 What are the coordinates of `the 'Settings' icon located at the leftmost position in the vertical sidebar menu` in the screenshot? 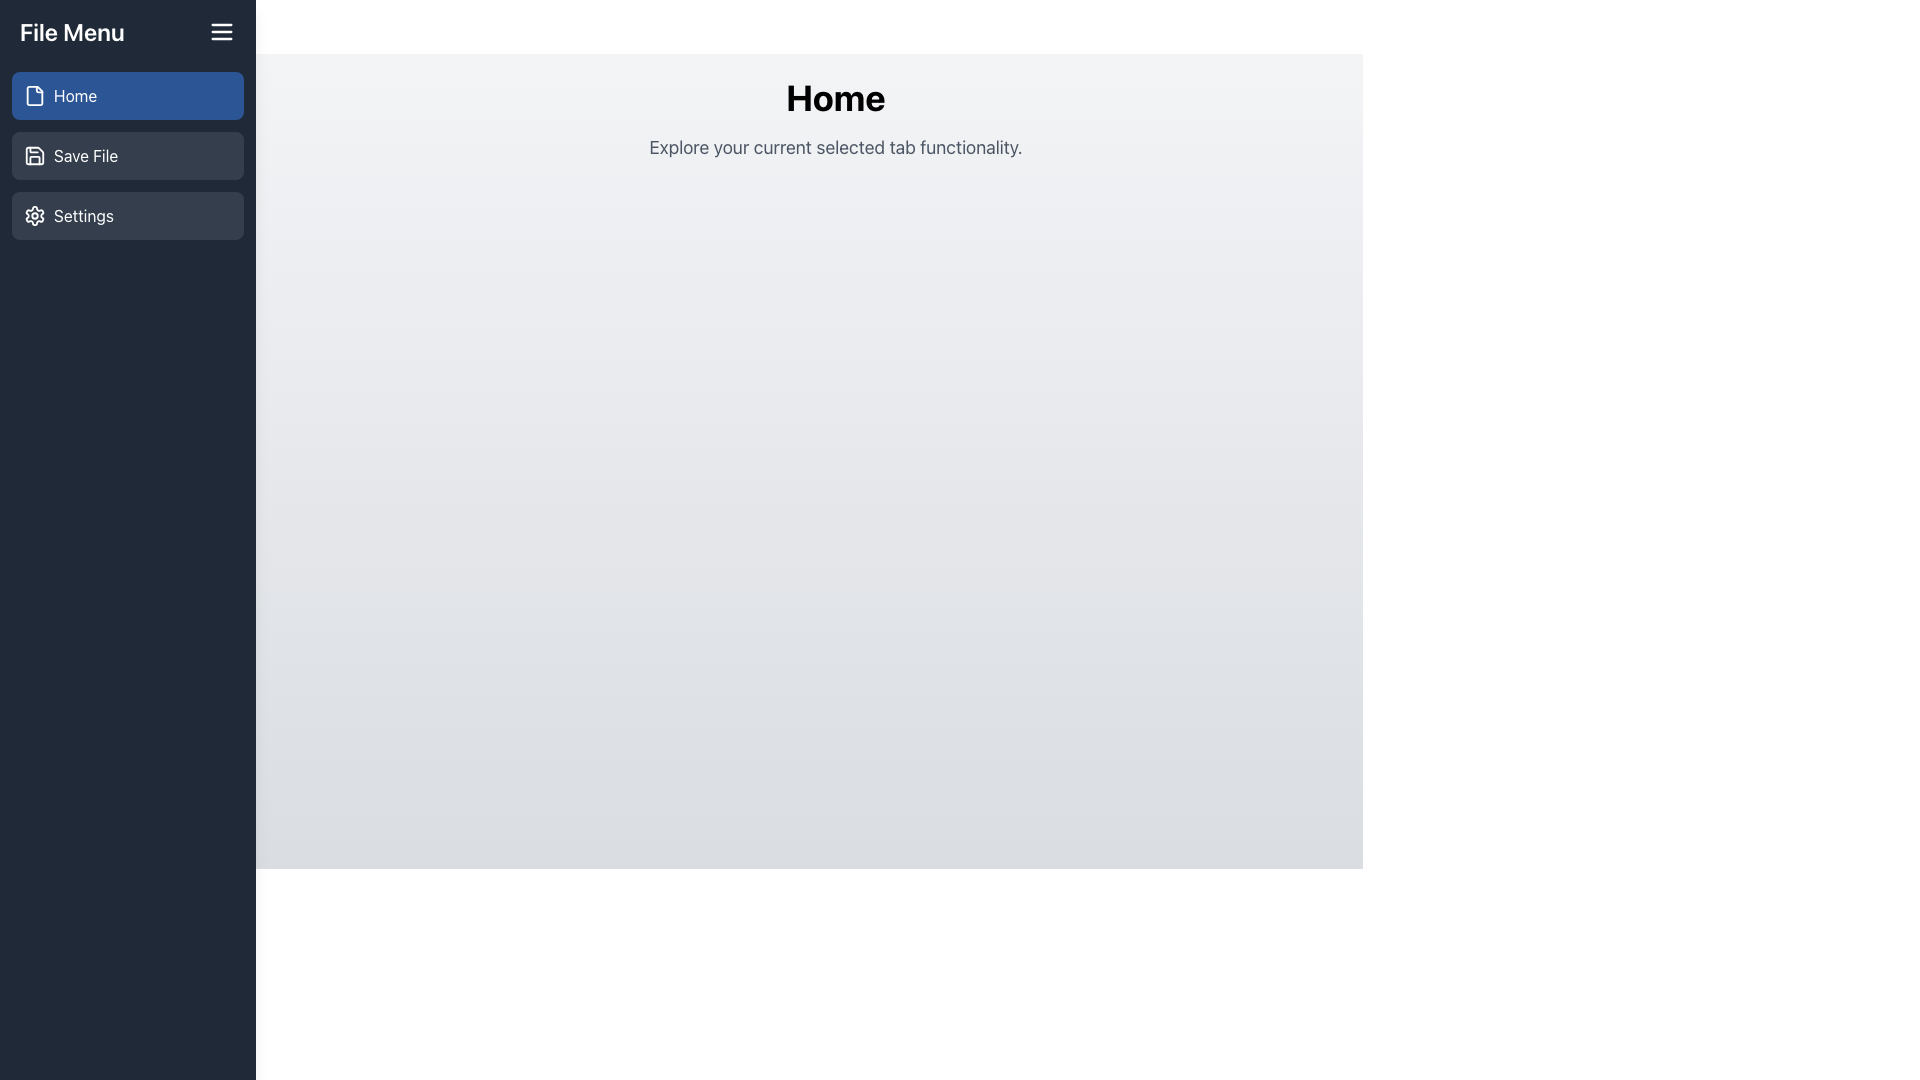 It's located at (34, 216).